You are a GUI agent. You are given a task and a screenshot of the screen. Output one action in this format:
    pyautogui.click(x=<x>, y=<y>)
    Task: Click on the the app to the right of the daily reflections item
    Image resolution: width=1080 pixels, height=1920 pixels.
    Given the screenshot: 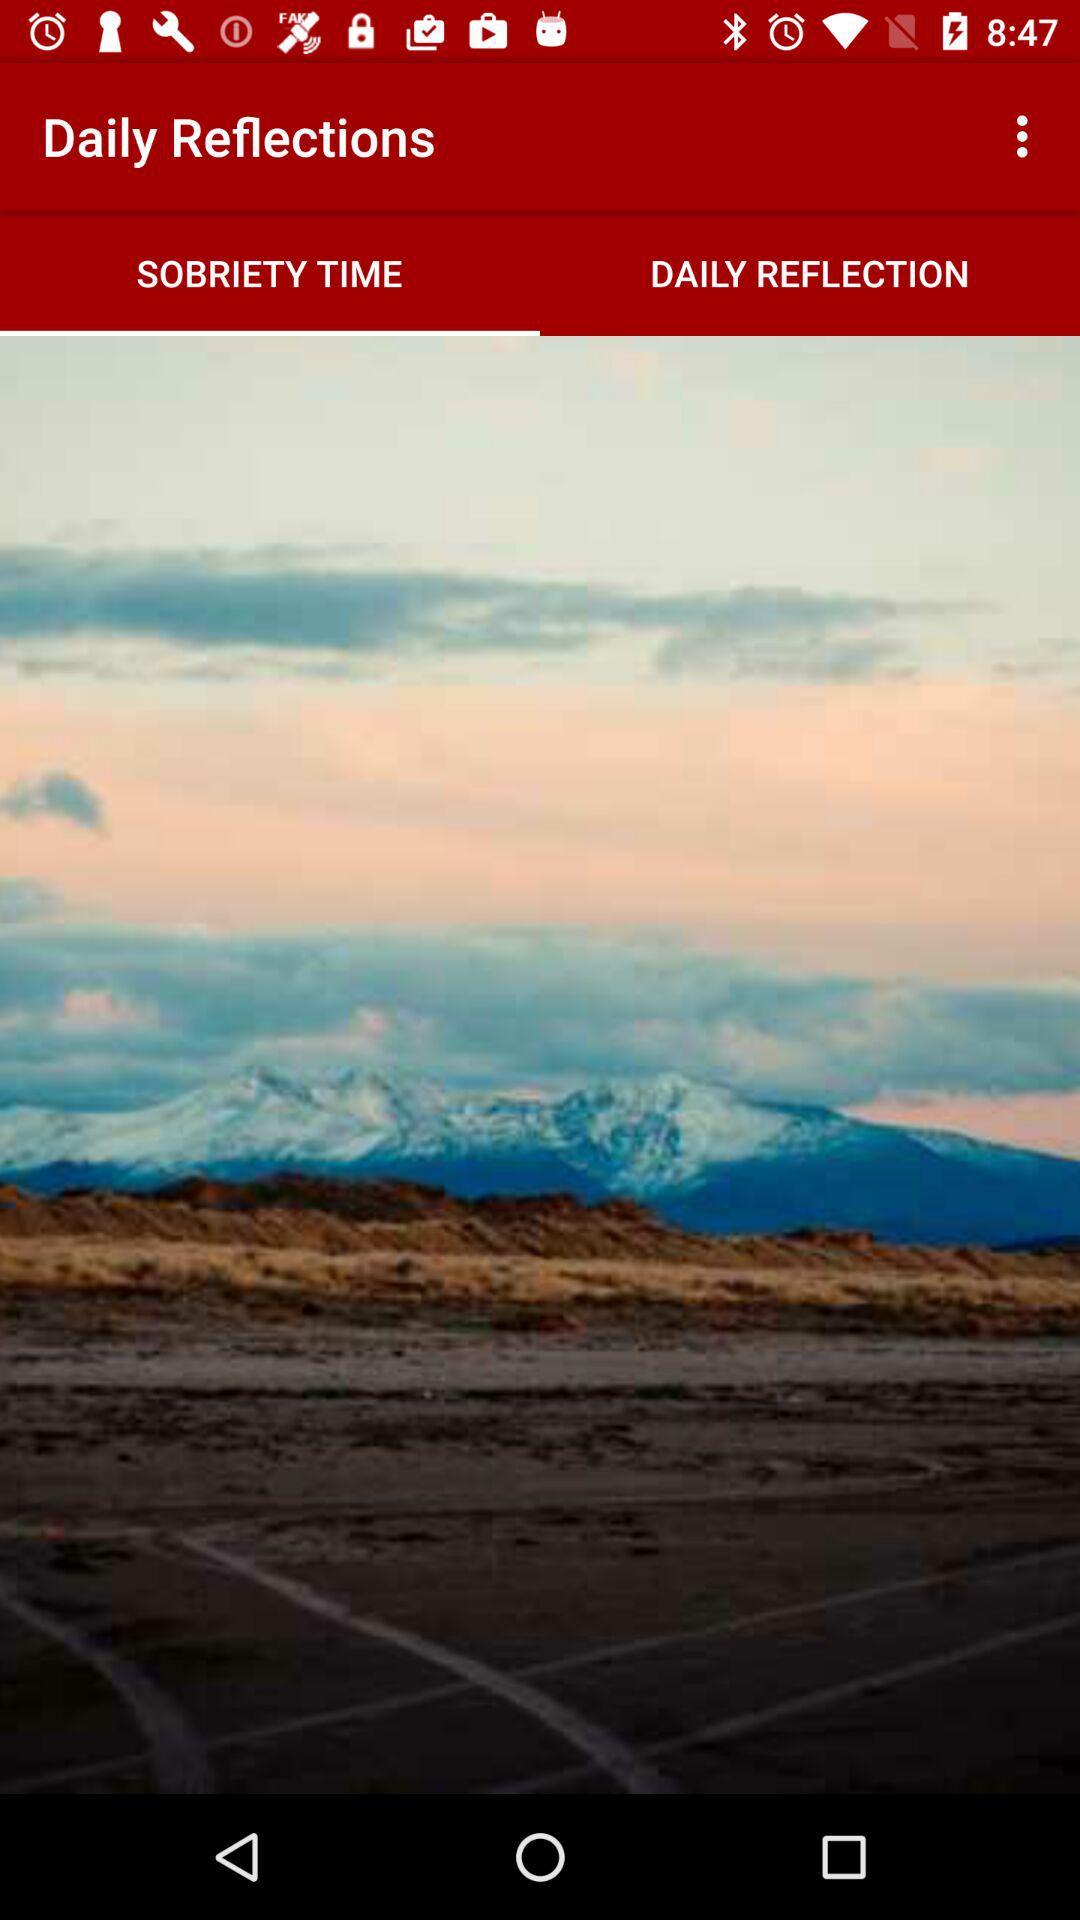 What is the action you would take?
    pyautogui.click(x=1027, y=135)
    